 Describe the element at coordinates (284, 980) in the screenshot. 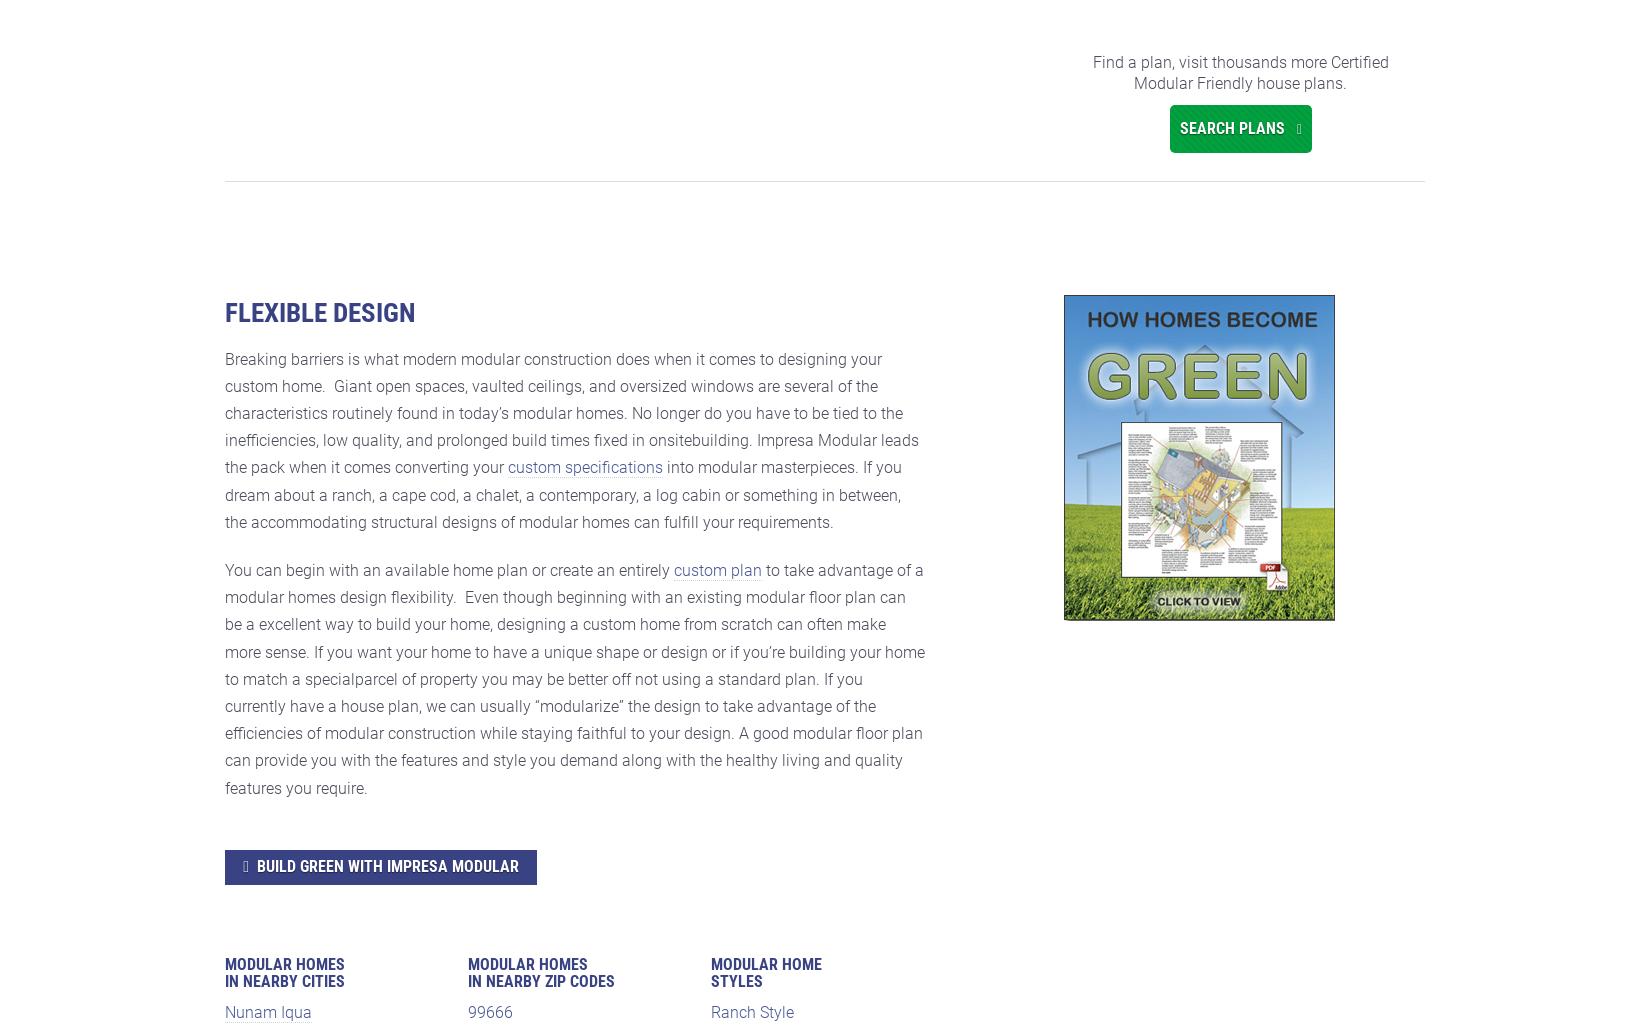

I see `'in Nearby Cities'` at that location.